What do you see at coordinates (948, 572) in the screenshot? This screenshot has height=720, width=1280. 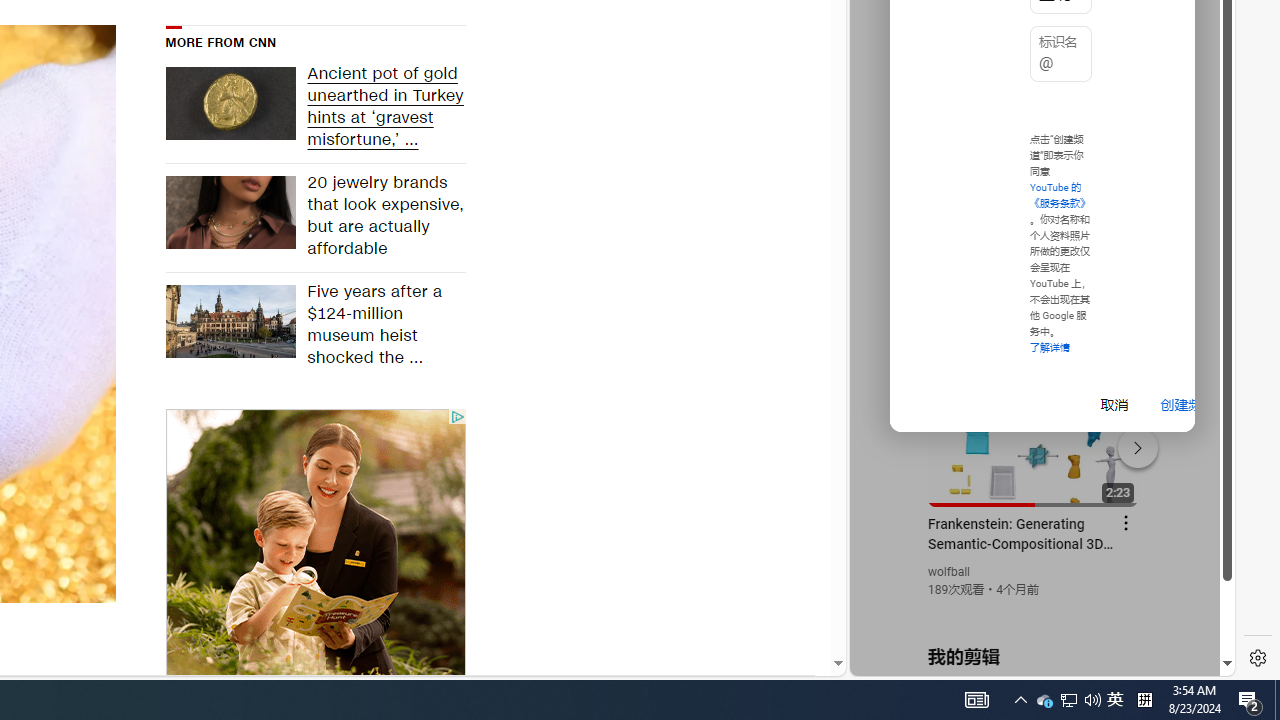 I see `'wolfball'` at bounding box center [948, 572].